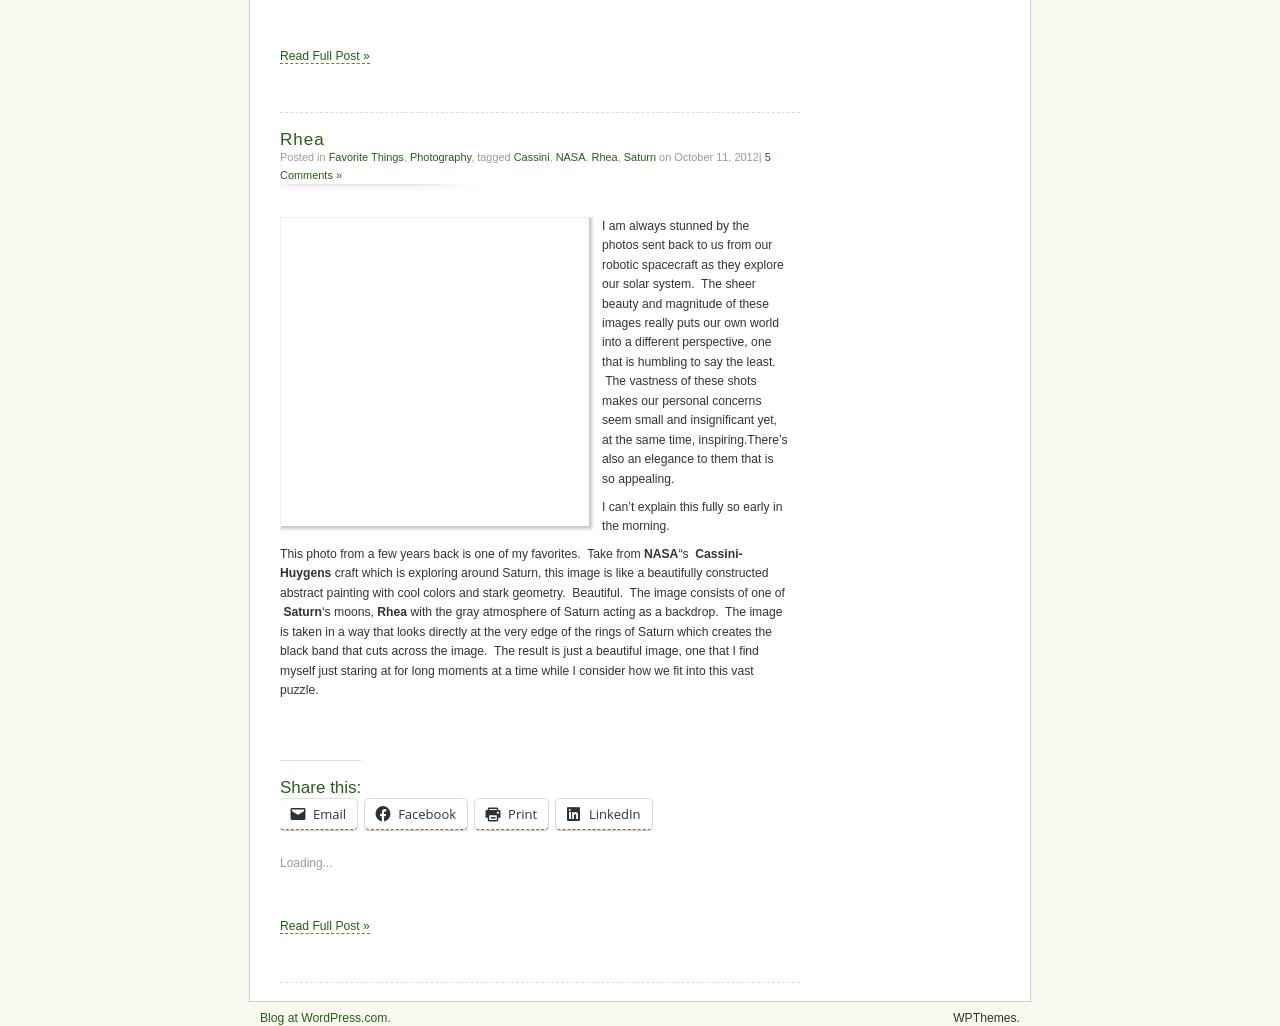 The height and width of the screenshot is (1026, 1280). I want to click on 'I am always stunned by the photos sent back to us from our robotic spacecraft as they explore our solar system.  The sheer beauty and magnitude of these images really puts our own world into a different perspective, one that is humbling to say the least.  The vastness of these shots makes our personal concerns seem small and insignificant yet, at the same time, inspiring.There’s also an elegance to them that is so appealing.', so click(694, 807).